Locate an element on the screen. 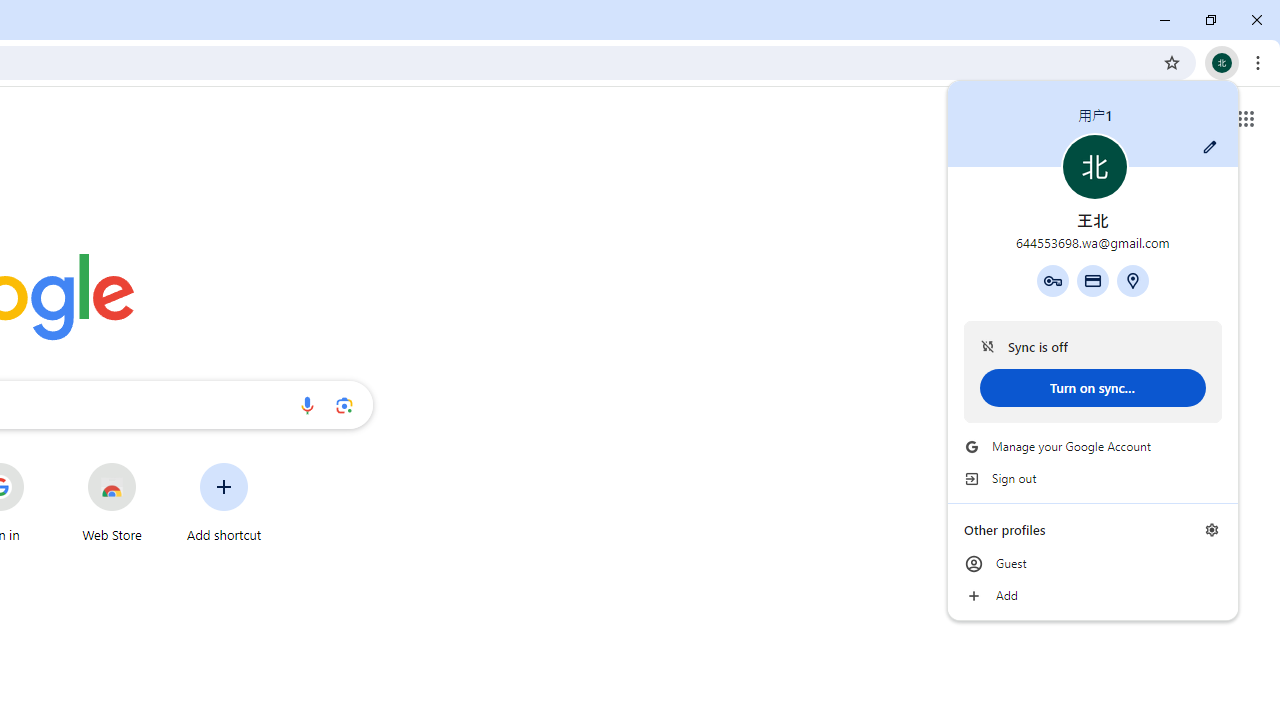 The width and height of the screenshot is (1280, 720). 'More actions for Web Store shortcut' is located at coordinates (151, 464).